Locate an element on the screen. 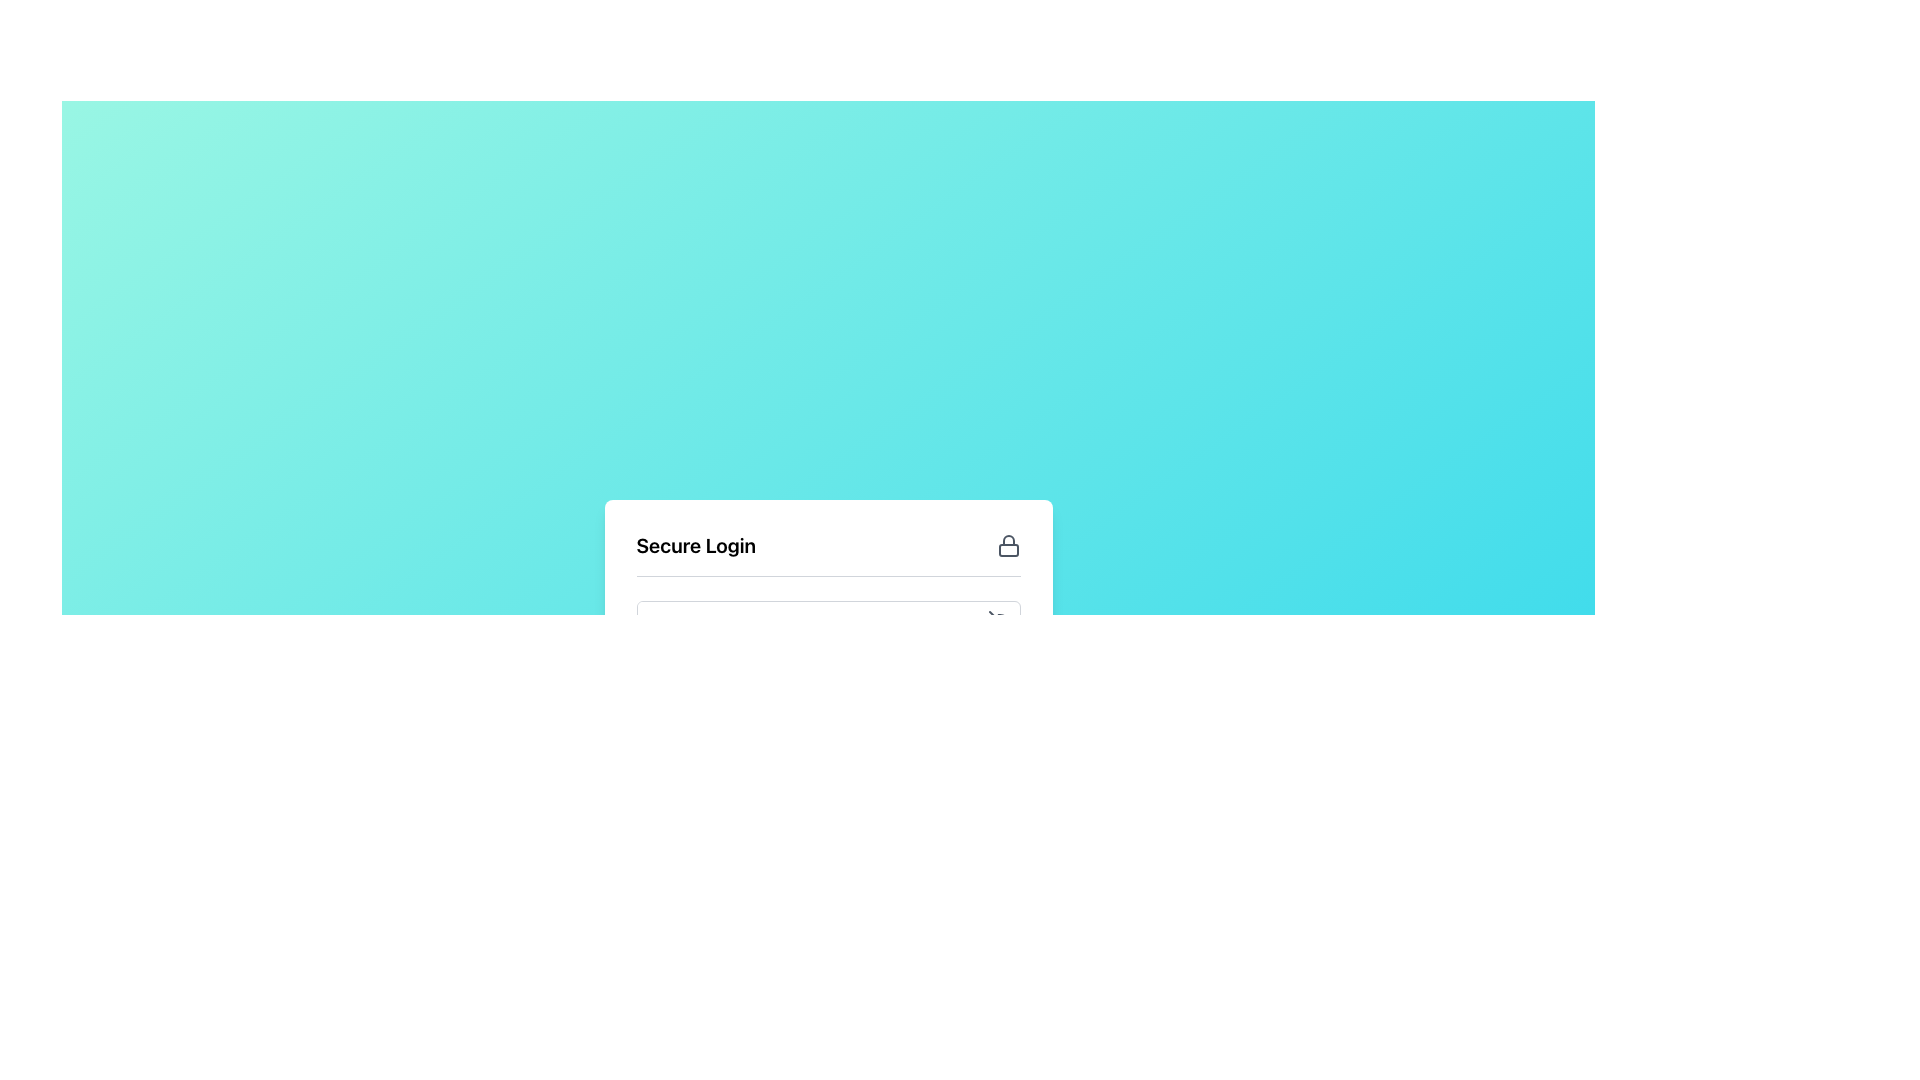 The width and height of the screenshot is (1920, 1080). the line segment of the eye-off icon, which is part of a secure login form and has a gray stroke color is located at coordinates (999, 620).